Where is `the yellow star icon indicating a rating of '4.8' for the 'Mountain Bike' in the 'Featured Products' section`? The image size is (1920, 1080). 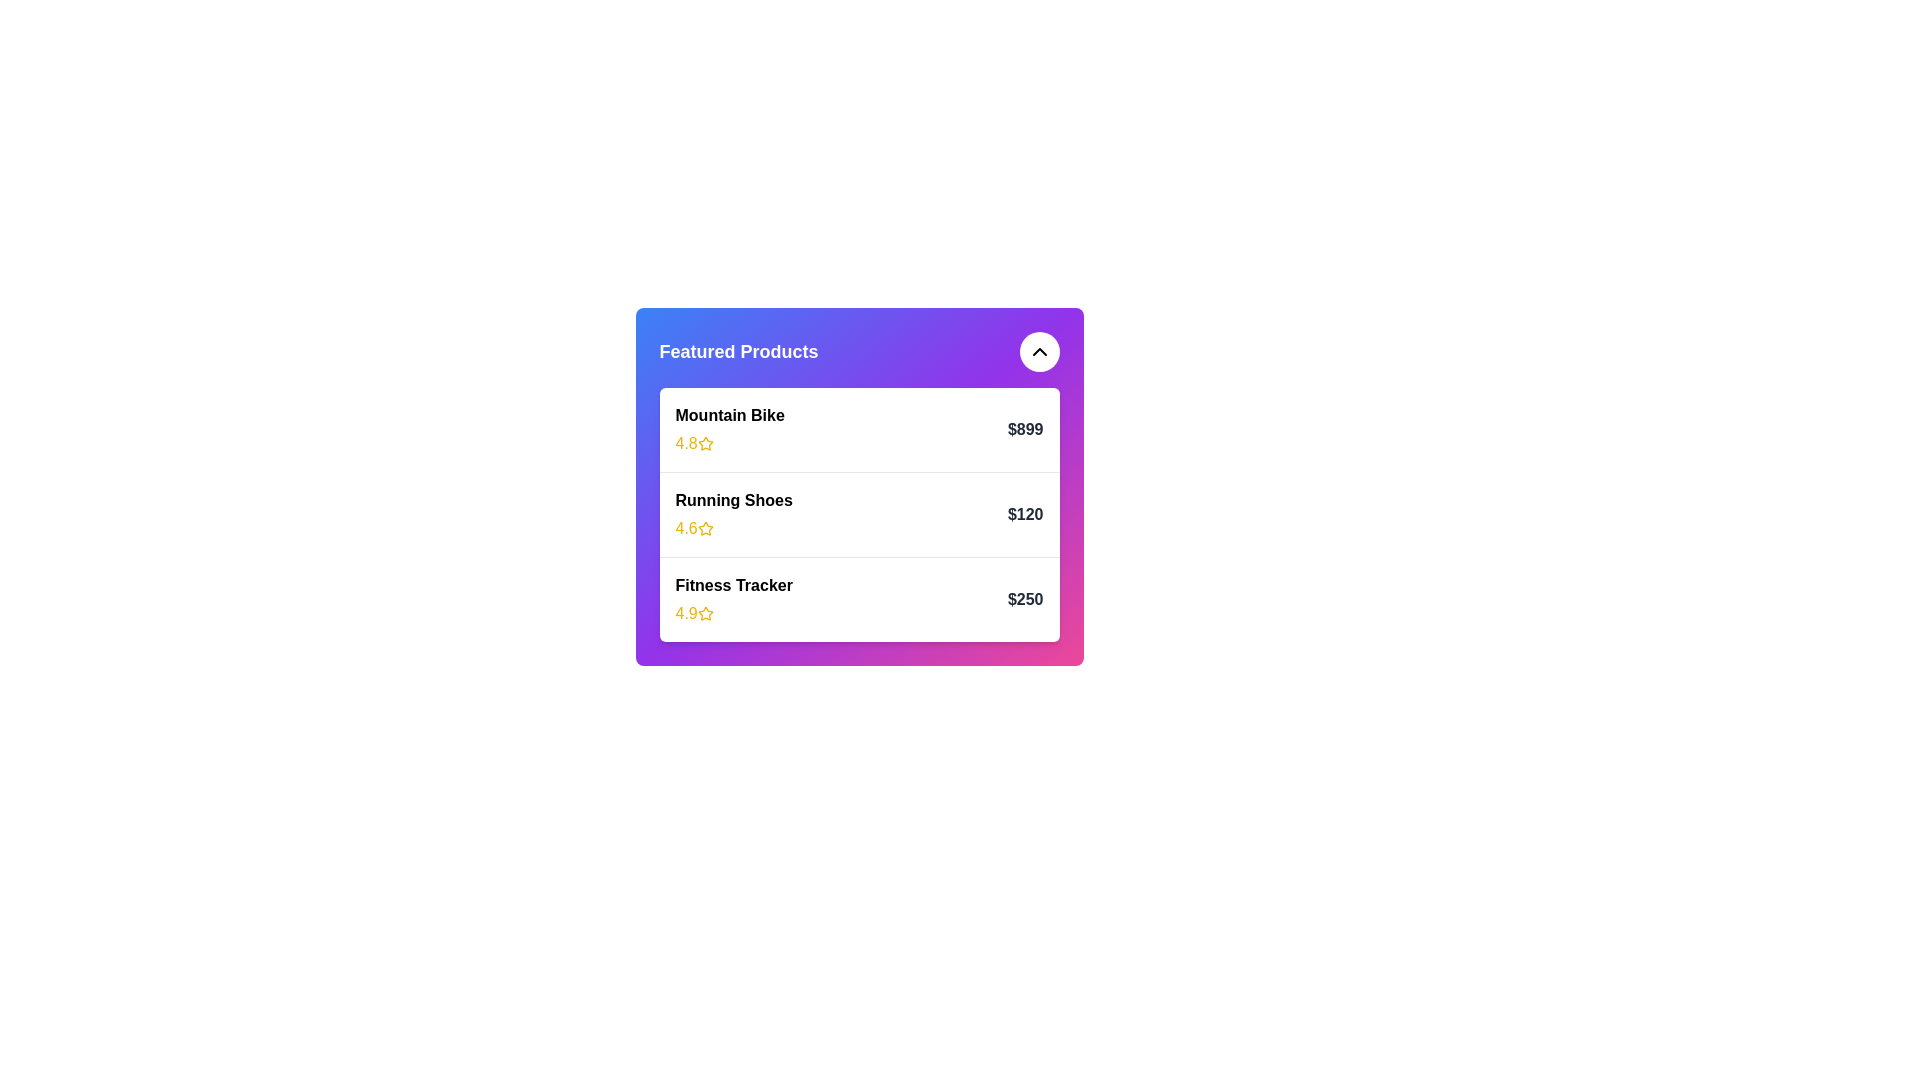
the yellow star icon indicating a rating of '4.8' for the 'Mountain Bike' in the 'Featured Products' section is located at coordinates (705, 442).